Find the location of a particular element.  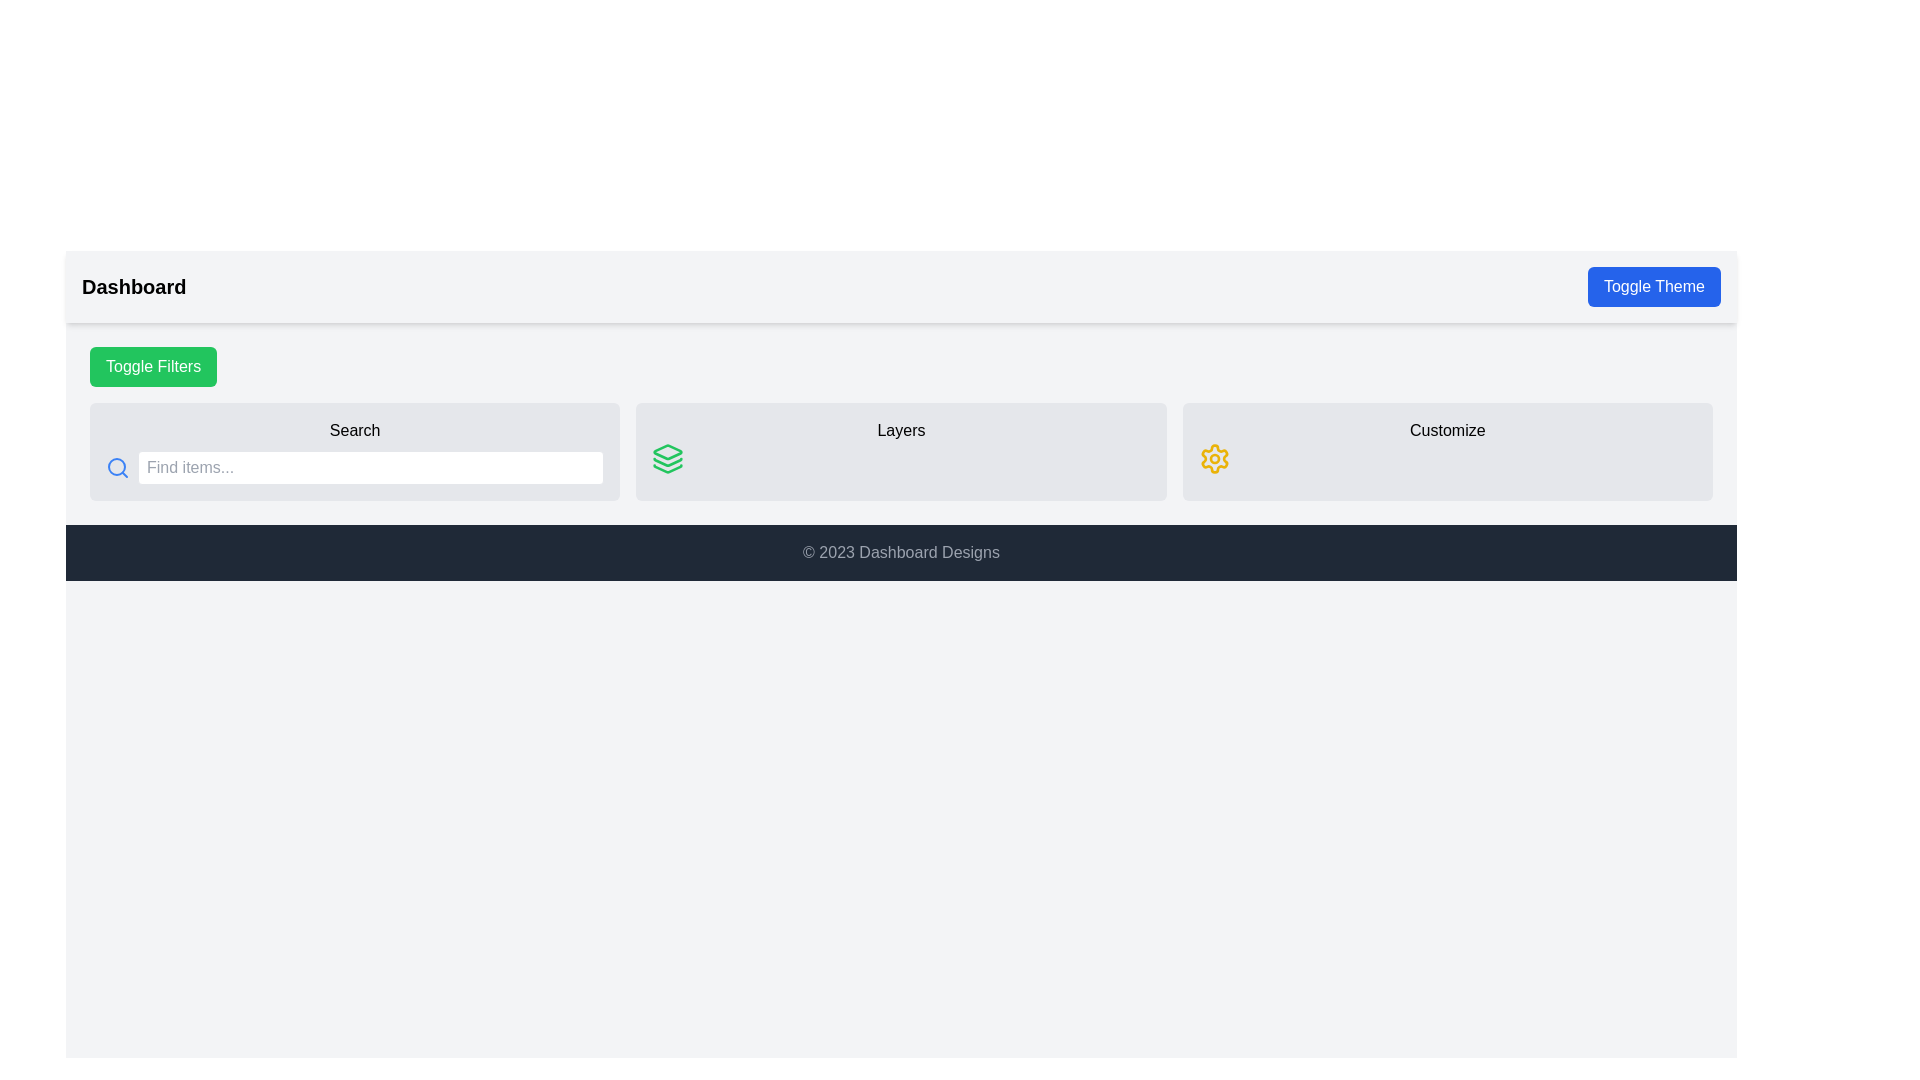

the static representation of the topmost triangular shape within the green-outlined icon in the 'Layers' section of the interface is located at coordinates (668, 452).